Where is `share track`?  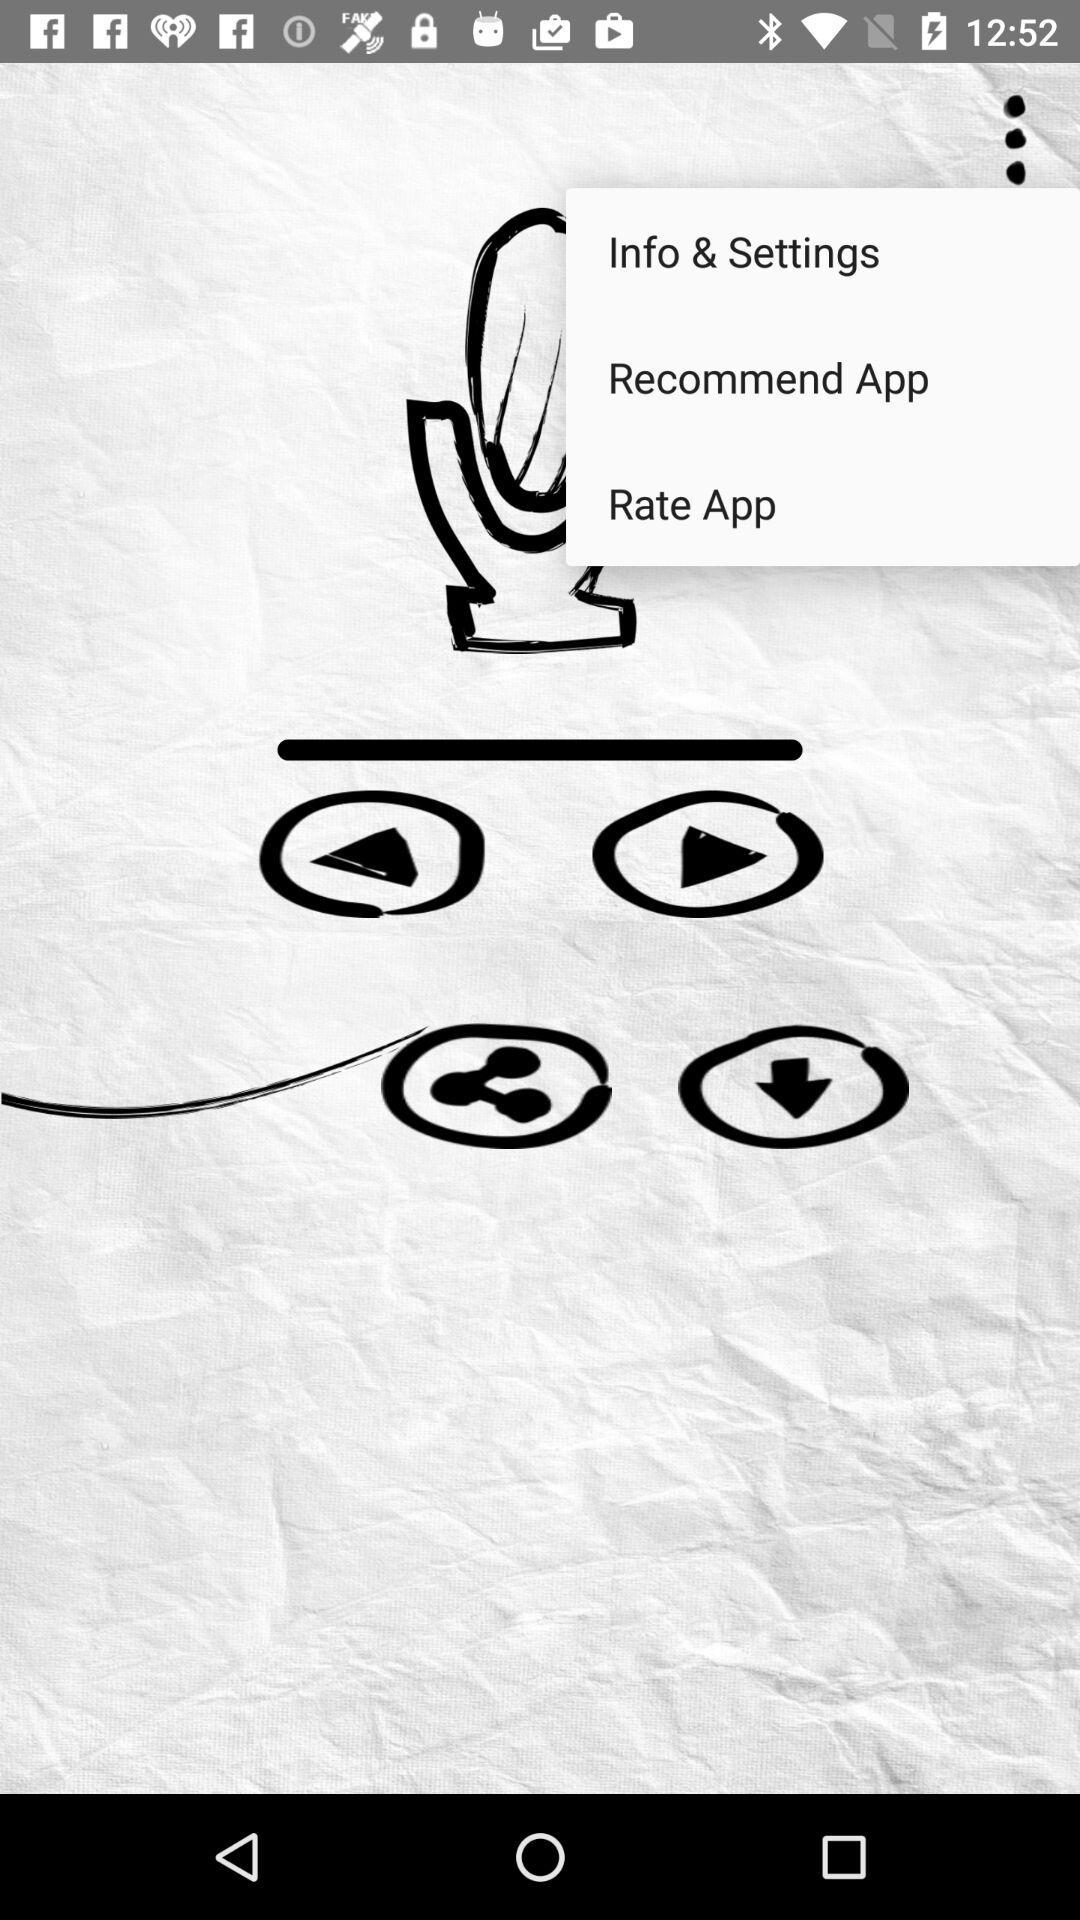 share track is located at coordinates (495, 1084).